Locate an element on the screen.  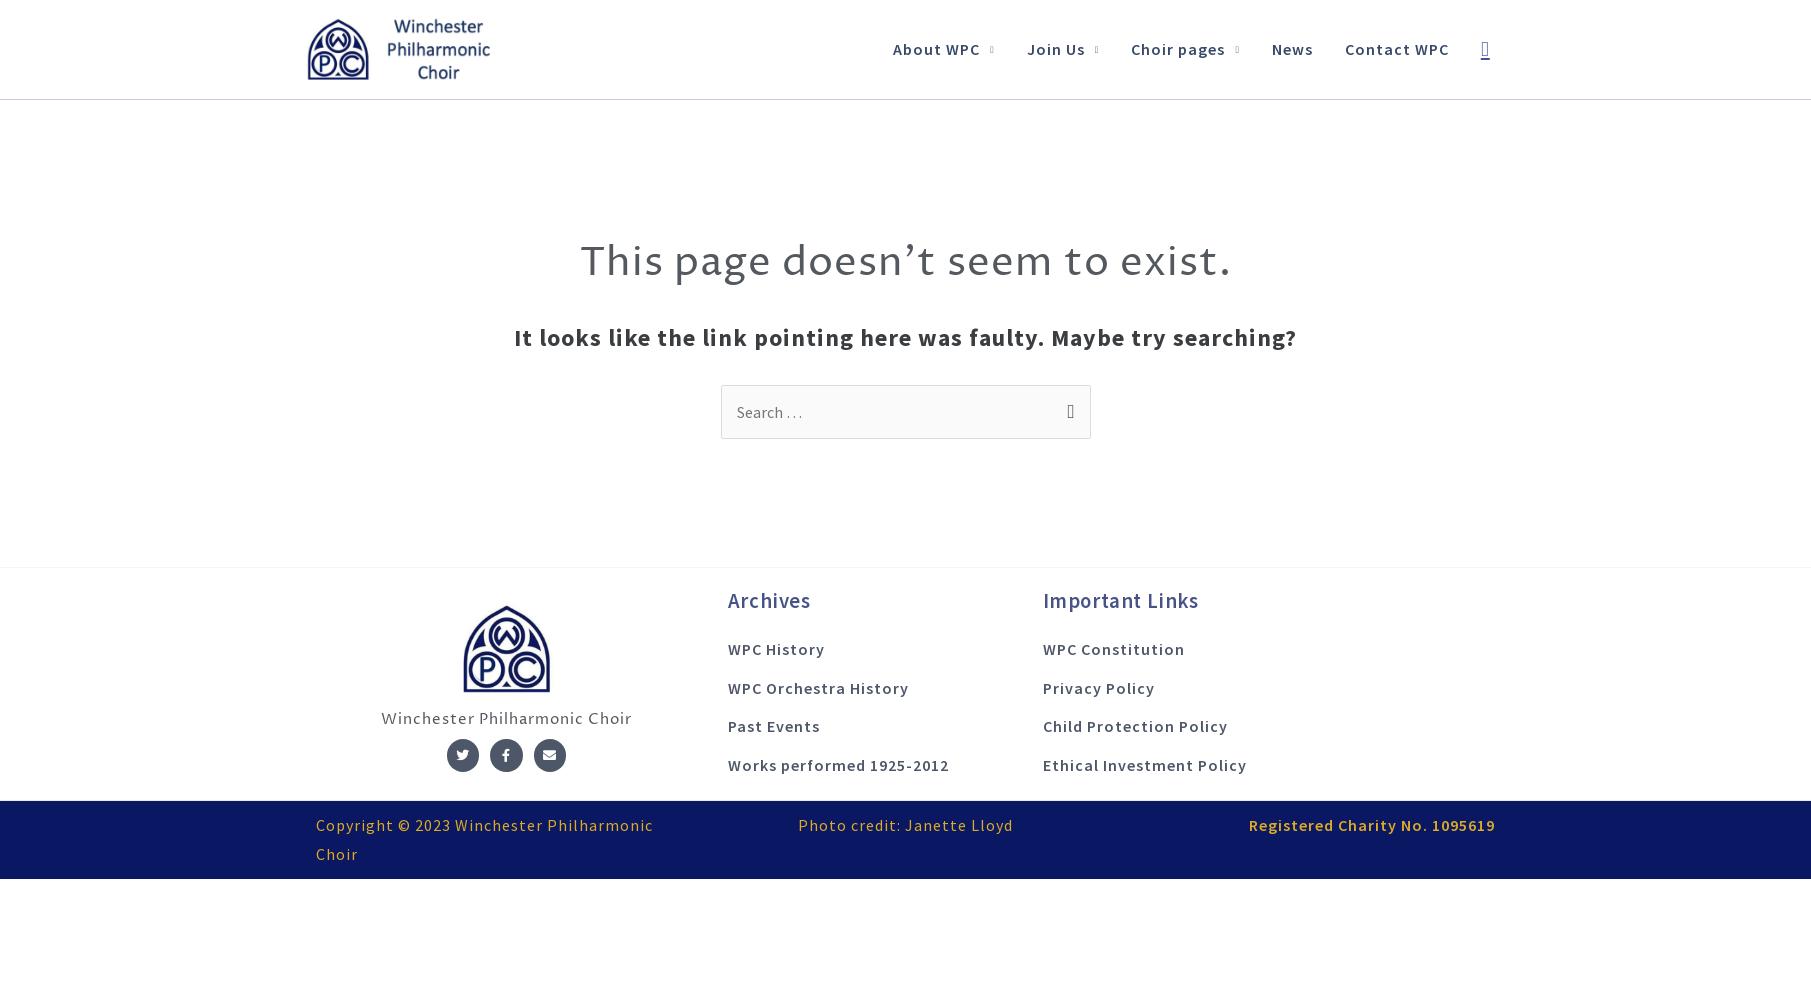
'Privacy Policy' is located at coordinates (1042, 687).